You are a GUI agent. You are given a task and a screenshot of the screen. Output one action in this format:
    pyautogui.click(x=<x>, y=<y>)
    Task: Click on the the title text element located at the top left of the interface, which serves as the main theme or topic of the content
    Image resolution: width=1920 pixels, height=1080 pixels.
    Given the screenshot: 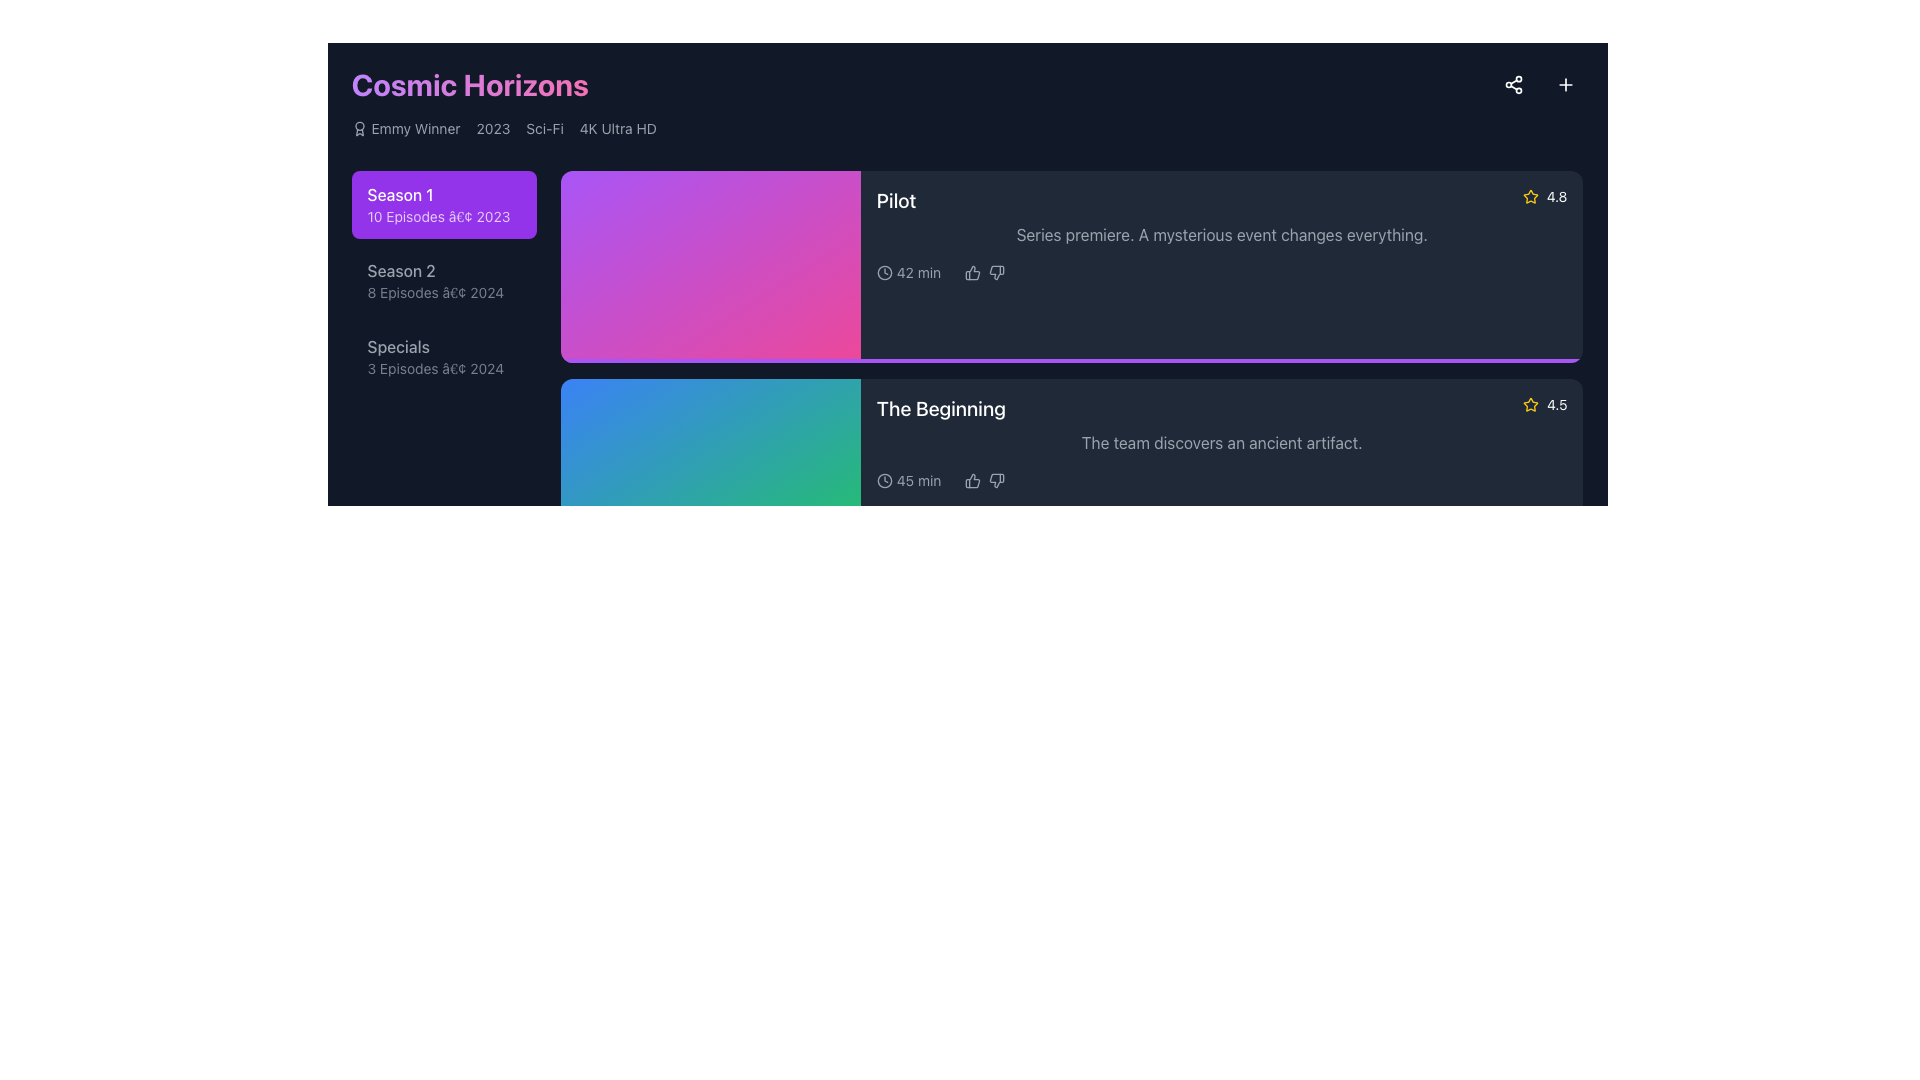 What is the action you would take?
    pyautogui.click(x=469, y=83)
    